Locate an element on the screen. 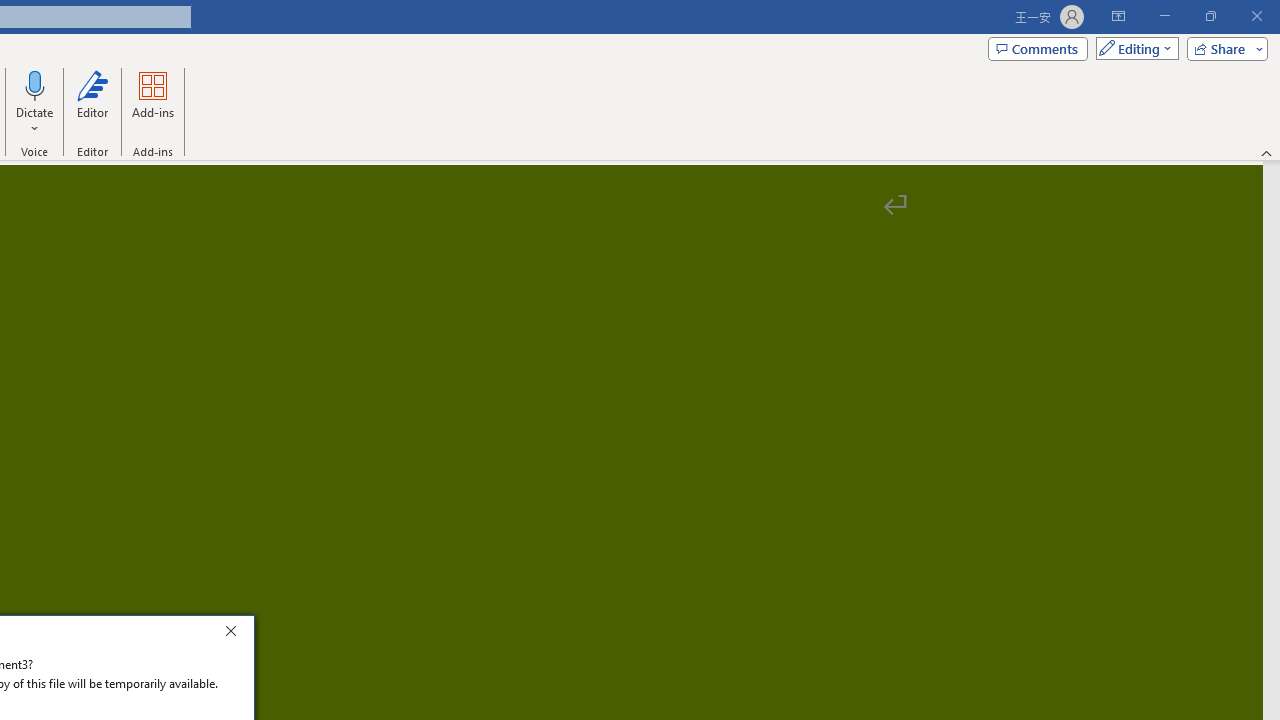 This screenshot has height=720, width=1280. 'Close' is located at coordinates (236, 633).